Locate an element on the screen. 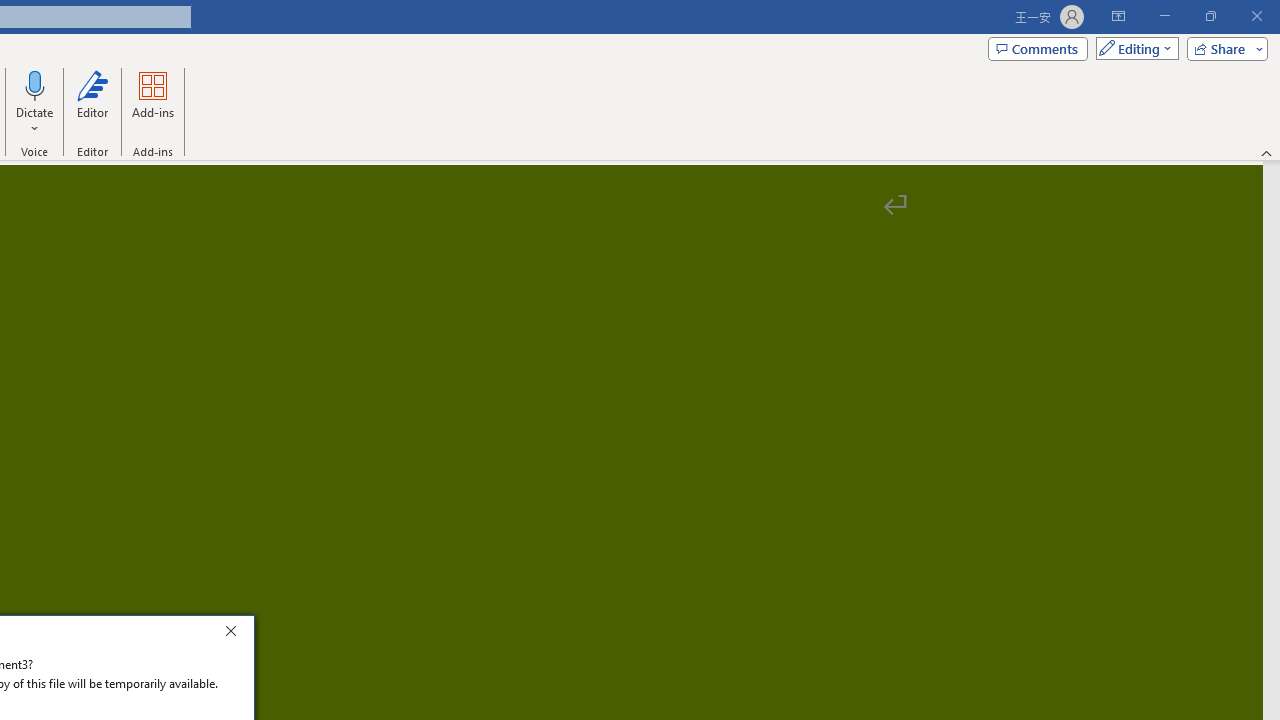 This screenshot has height=720, width=1280. 'Close' is located at coordinates (236, 633).